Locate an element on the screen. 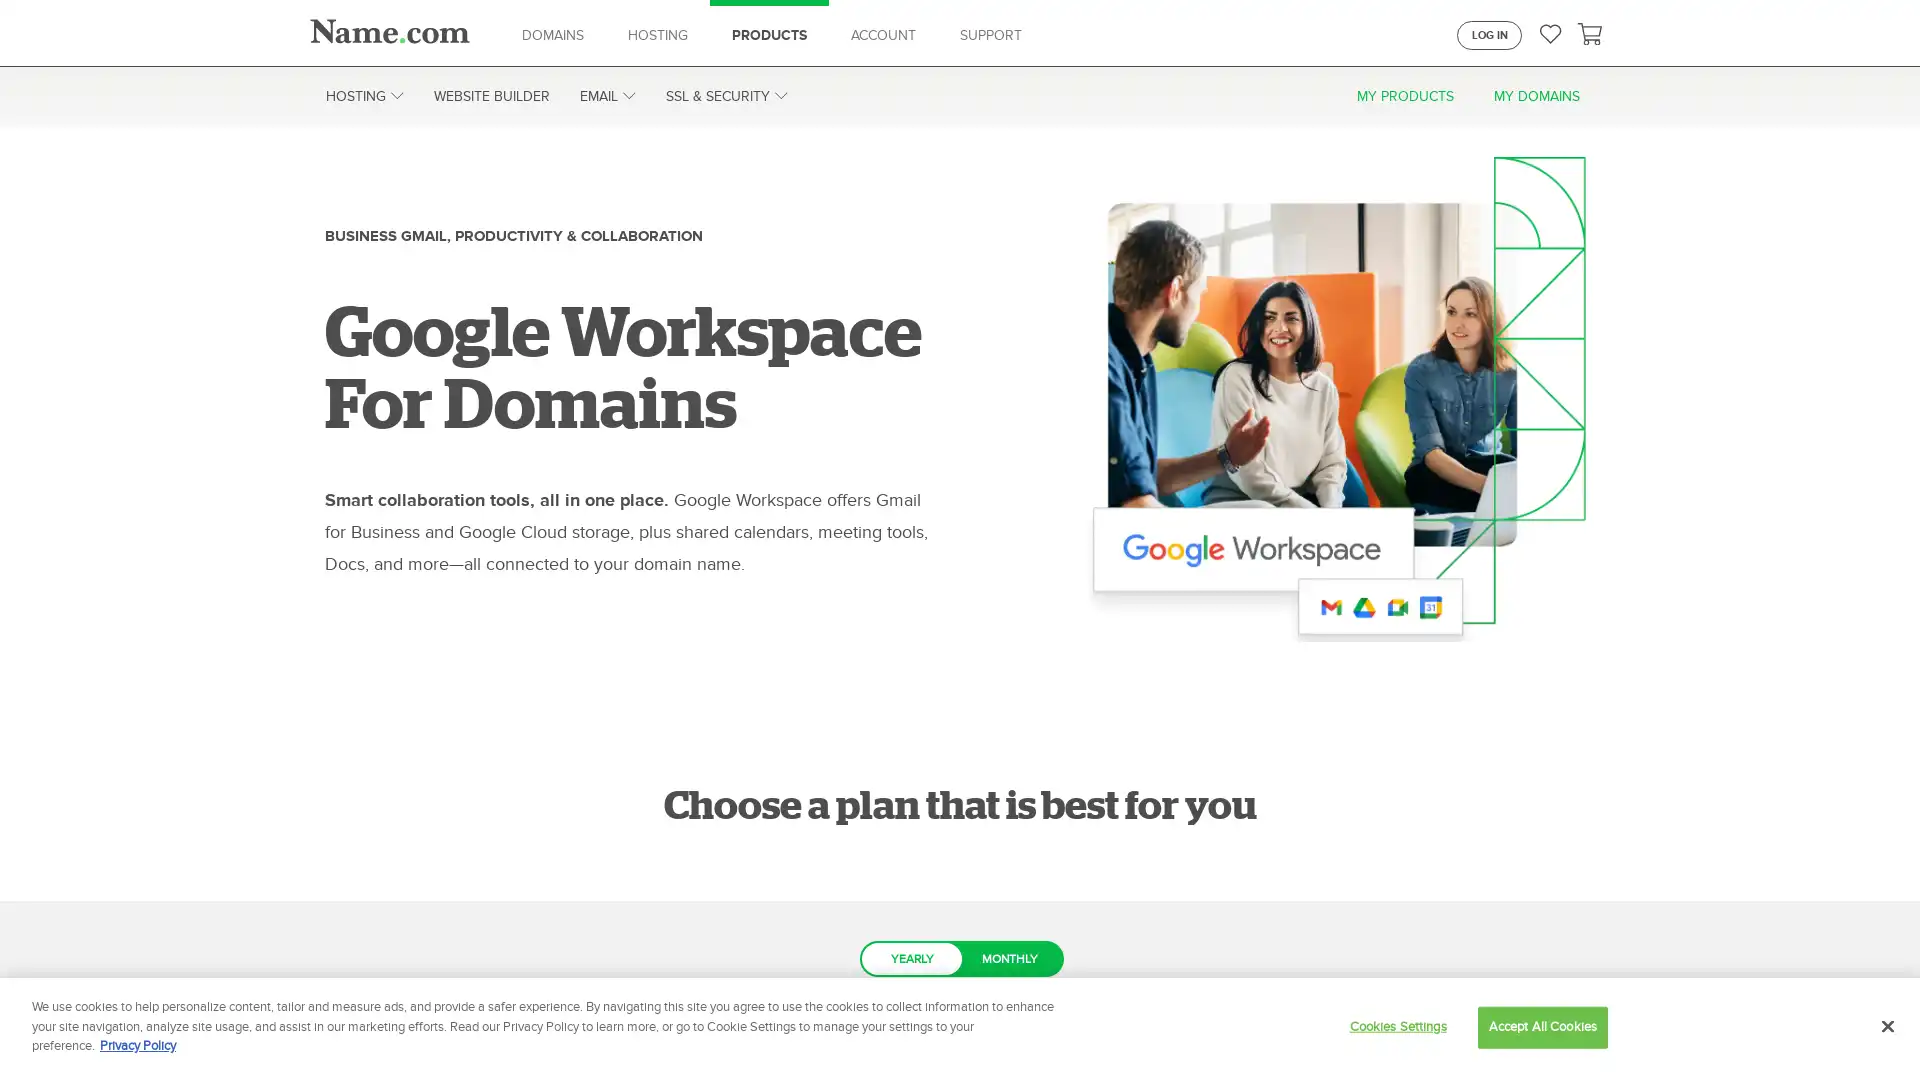 Image resolution: width=1920 pixels, height=1080 pixels. Cookies Settings is located at coordinates (1396, 1026).